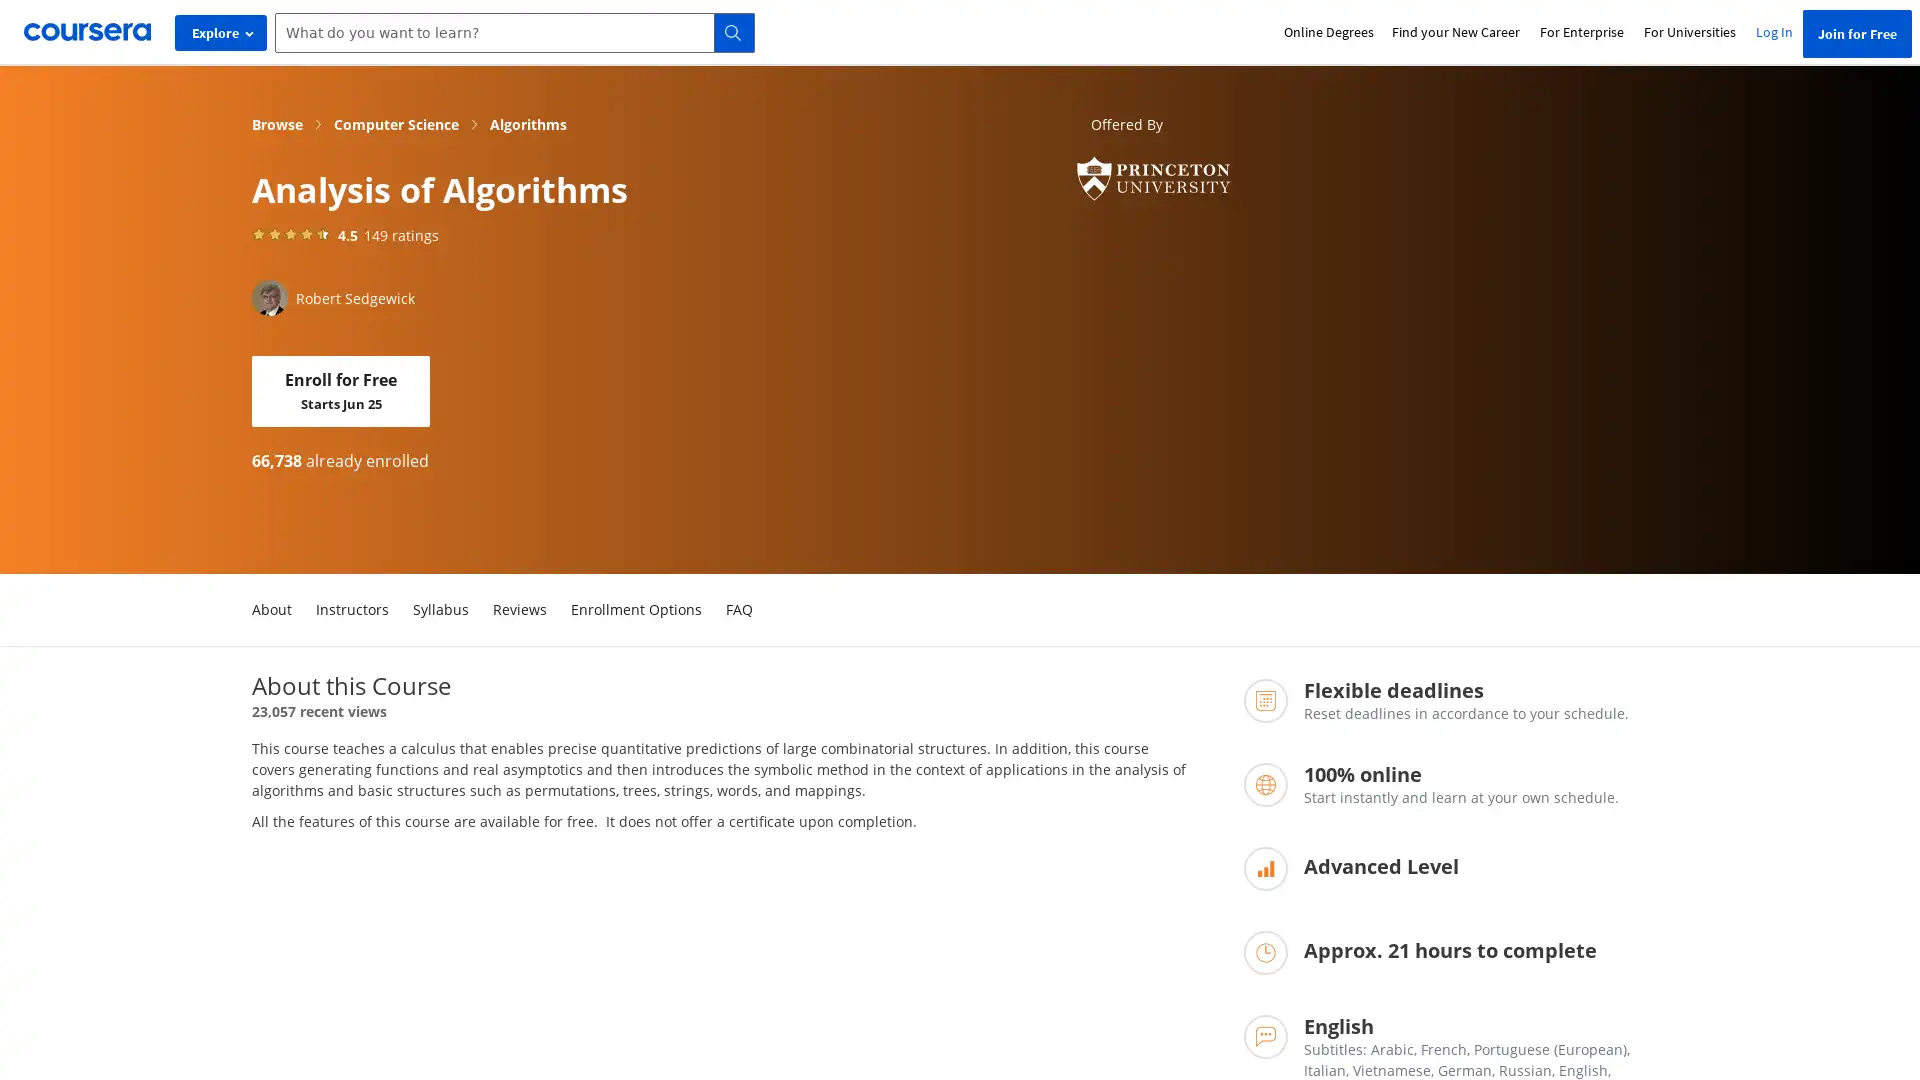 This screenshot has width=1920, height=1080. Describe the element at coordinates (340, 391) in the screenshot. I see `Enroll for Free Starts Jun 25` at that location.